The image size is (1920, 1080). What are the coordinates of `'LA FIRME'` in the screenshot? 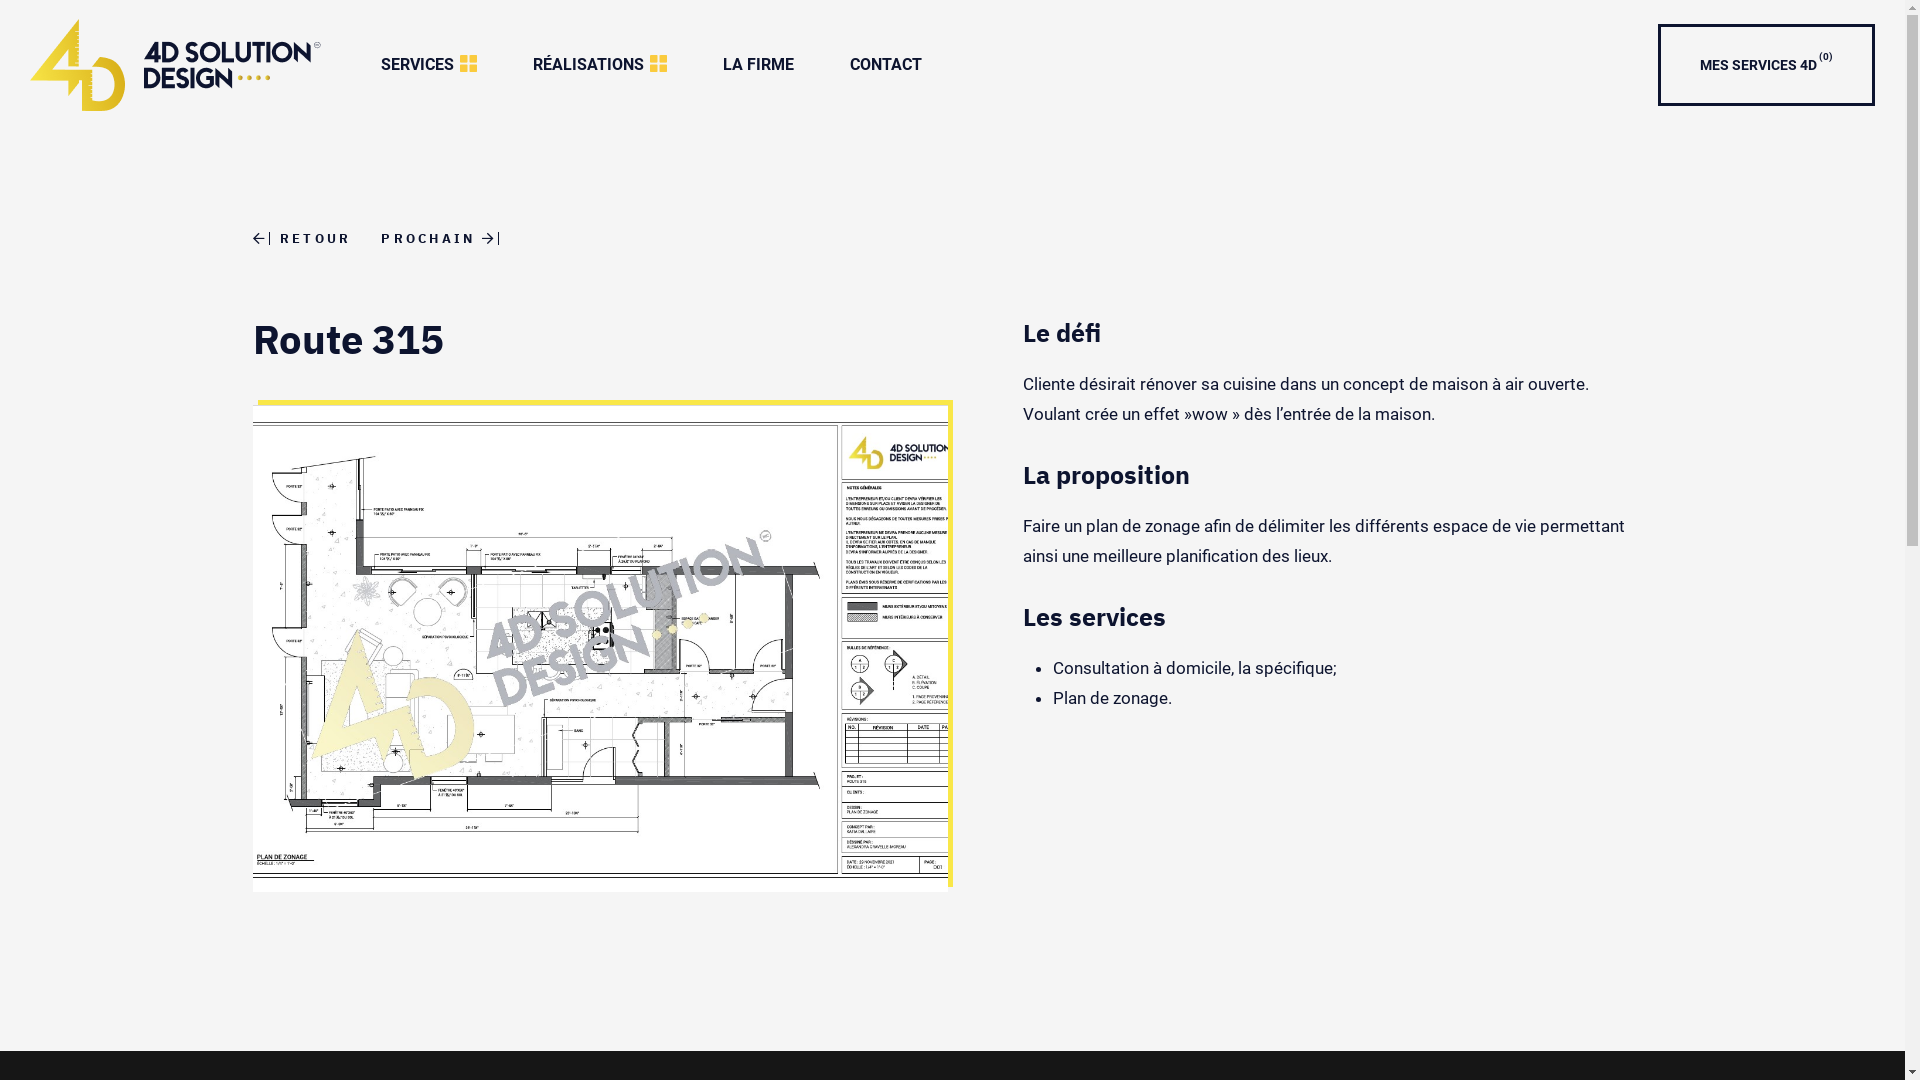 It's located at (695, 63).